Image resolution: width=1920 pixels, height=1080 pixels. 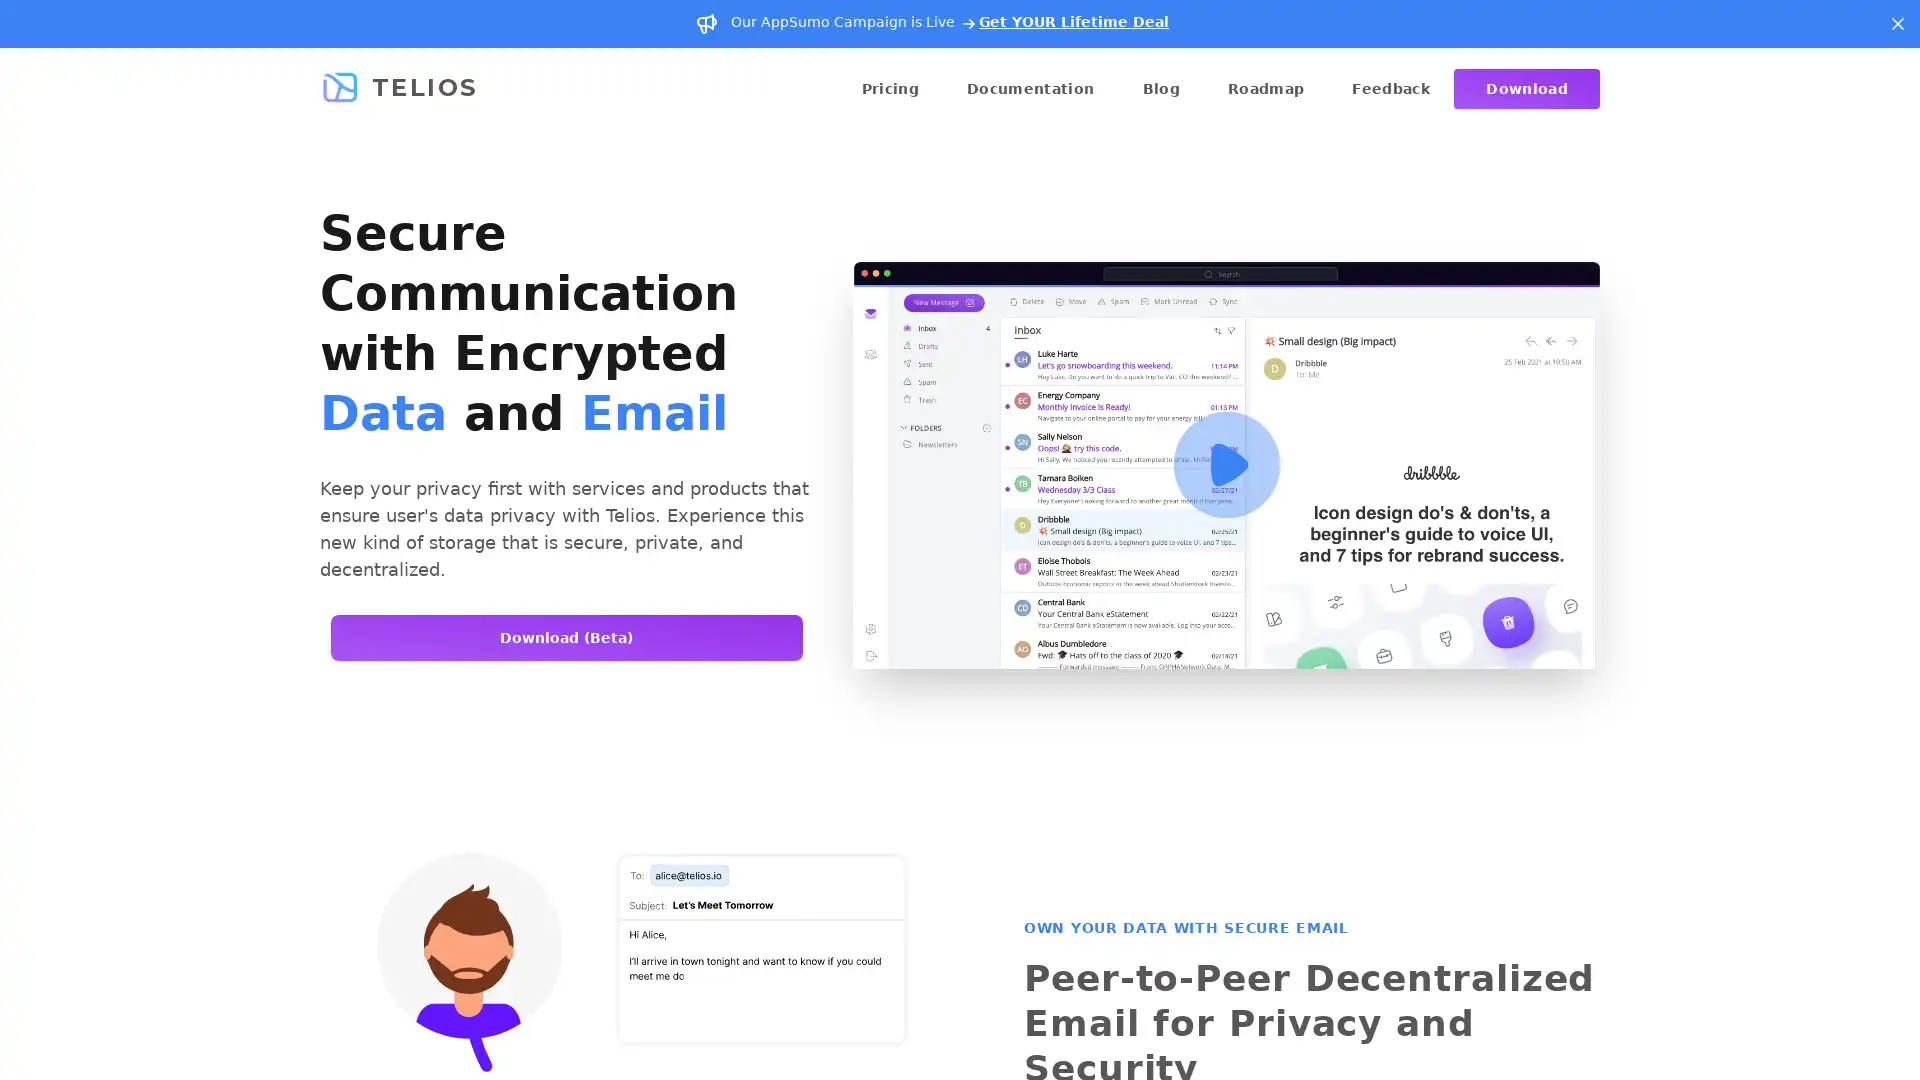 What do you see at coordinates (1896, 23) in the screenshot?
I see `Dismiss` at bounding box center [1896, 23].